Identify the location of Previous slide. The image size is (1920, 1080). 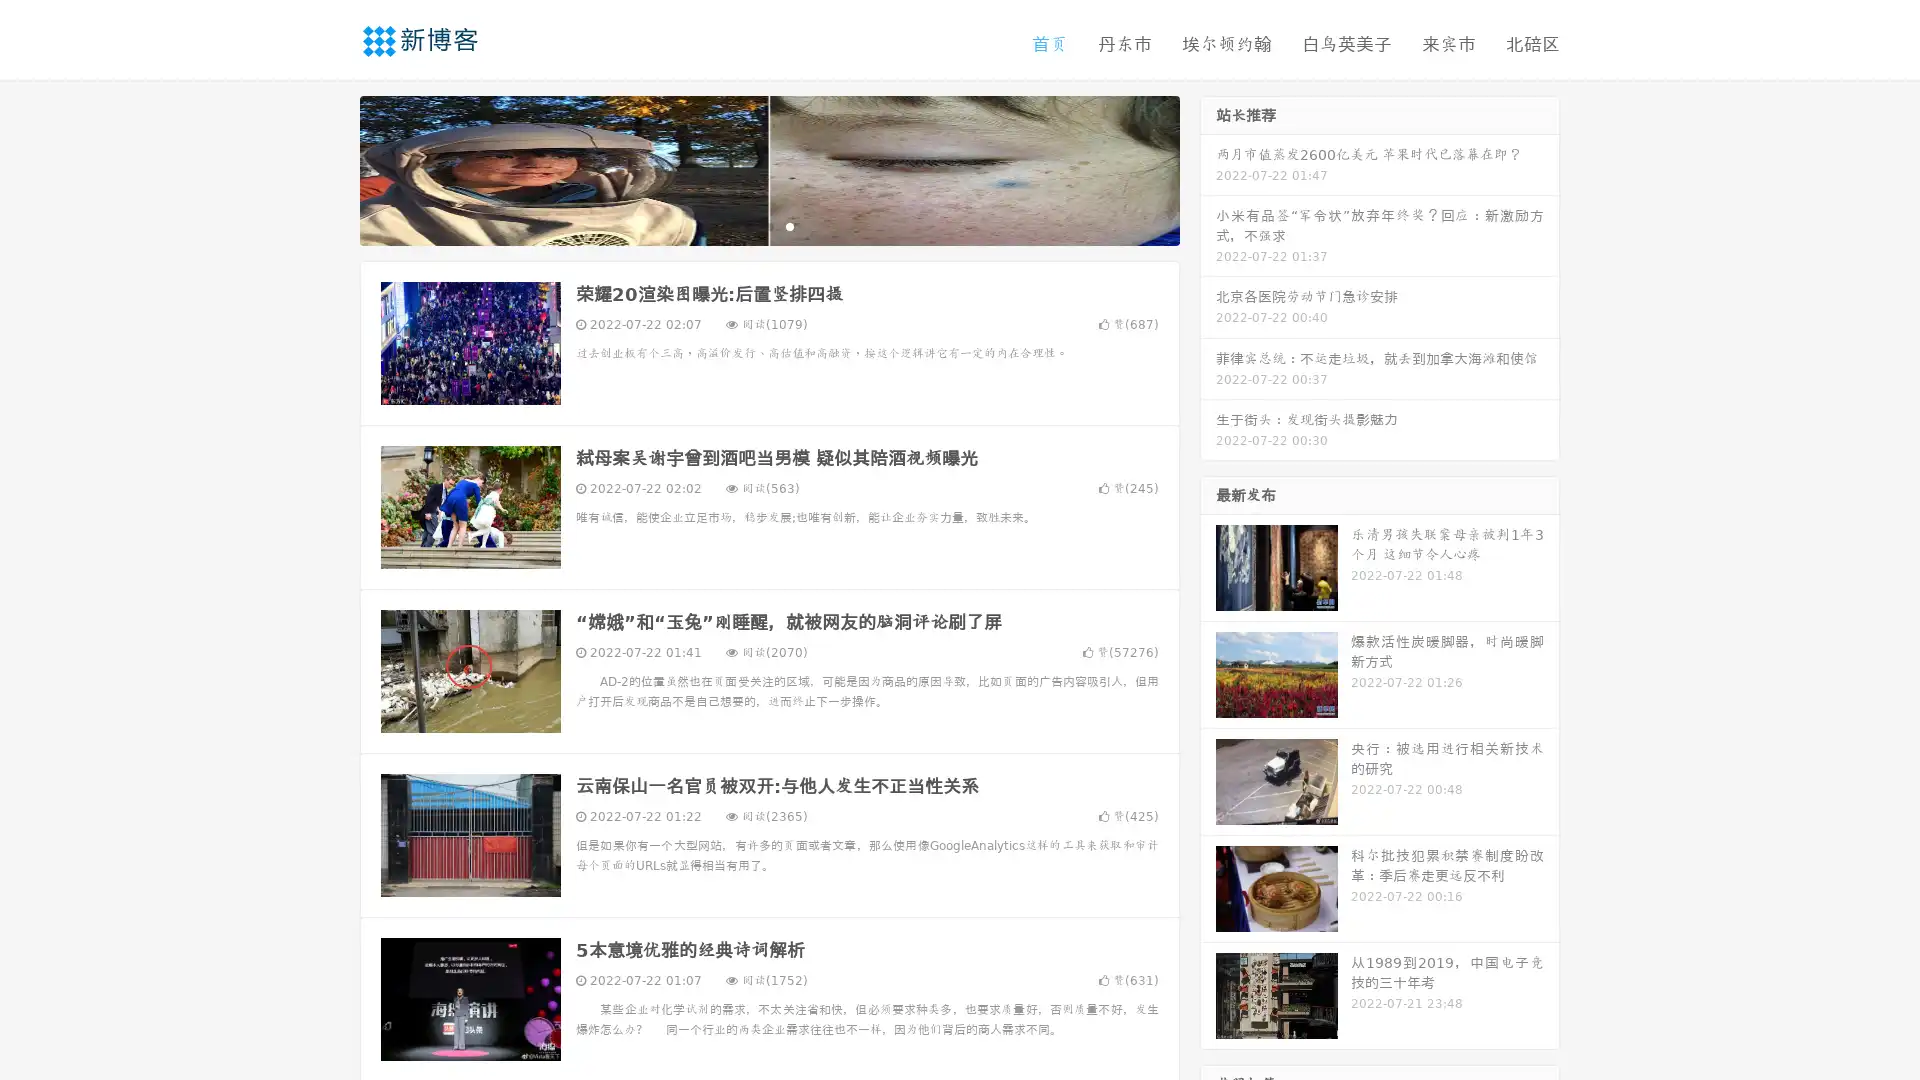
(330, 168).